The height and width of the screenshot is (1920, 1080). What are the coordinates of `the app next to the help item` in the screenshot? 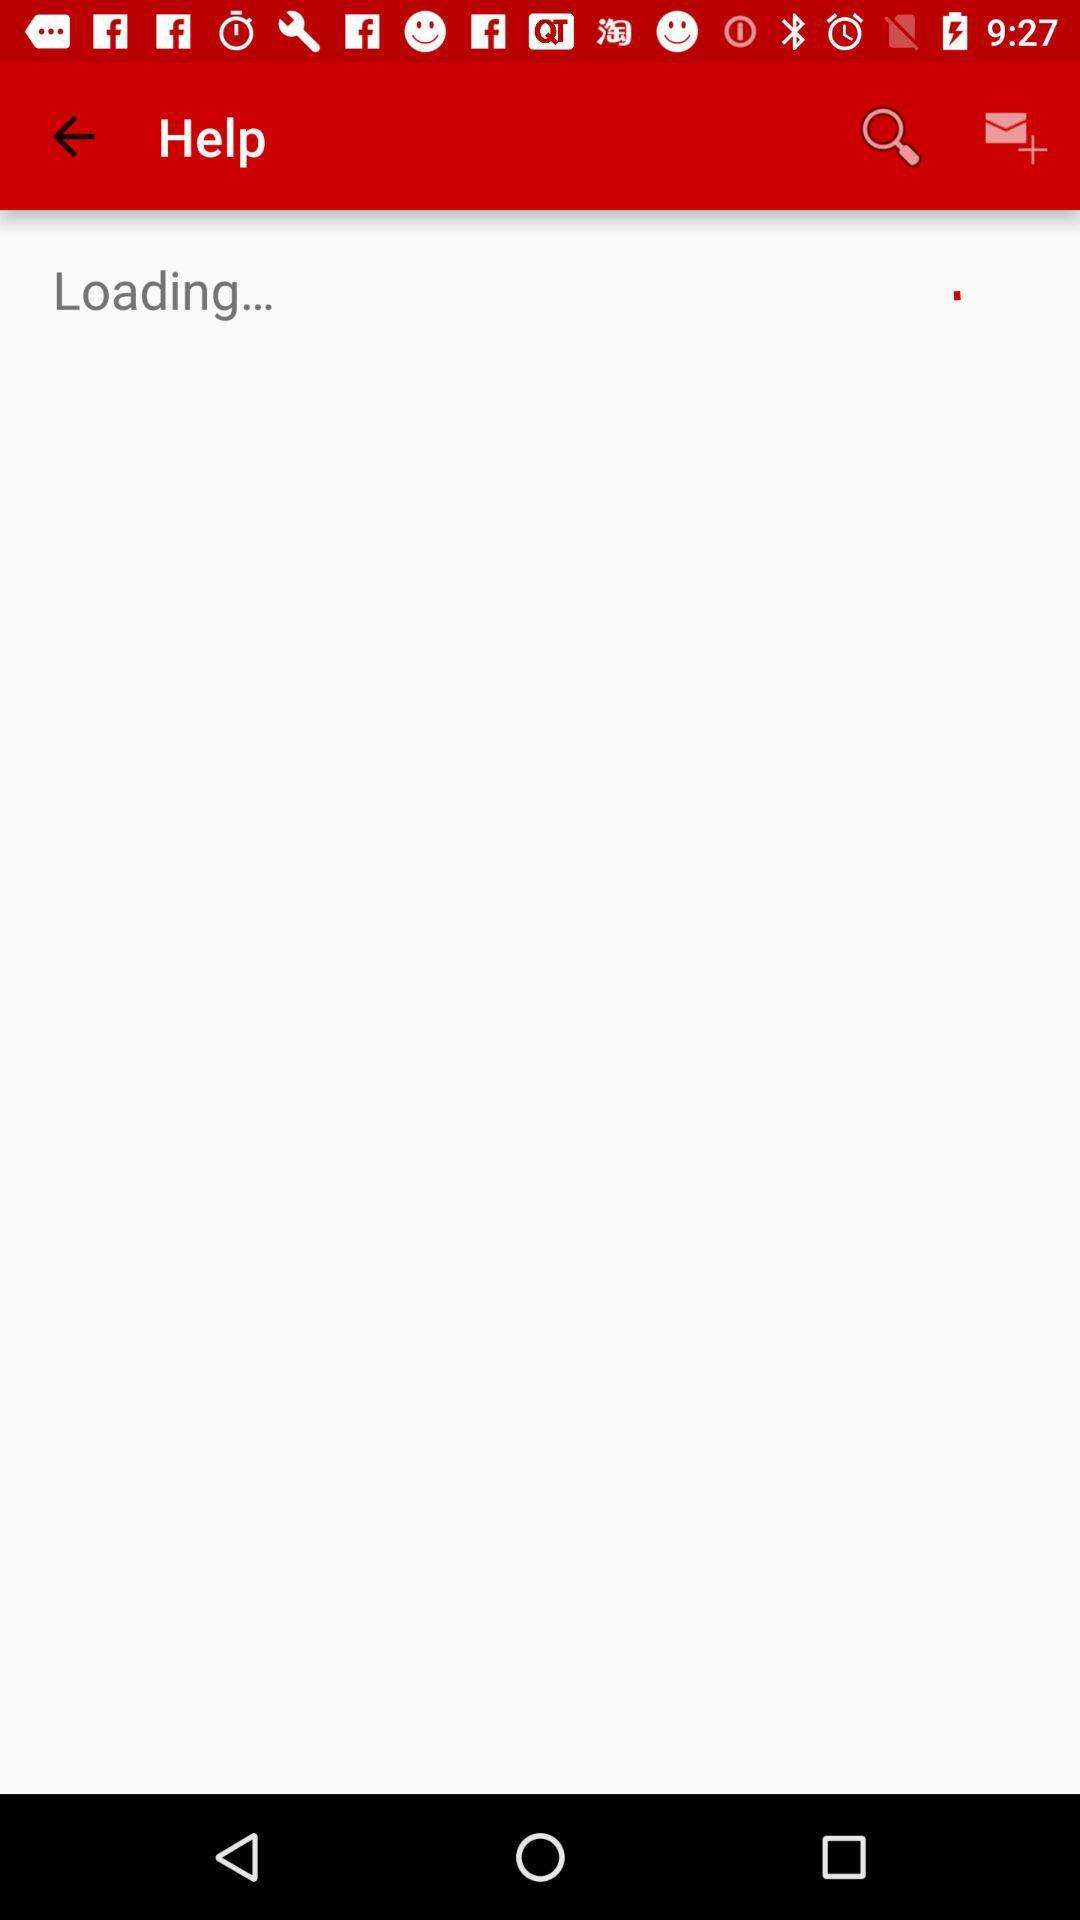 It's located at (890, 135).